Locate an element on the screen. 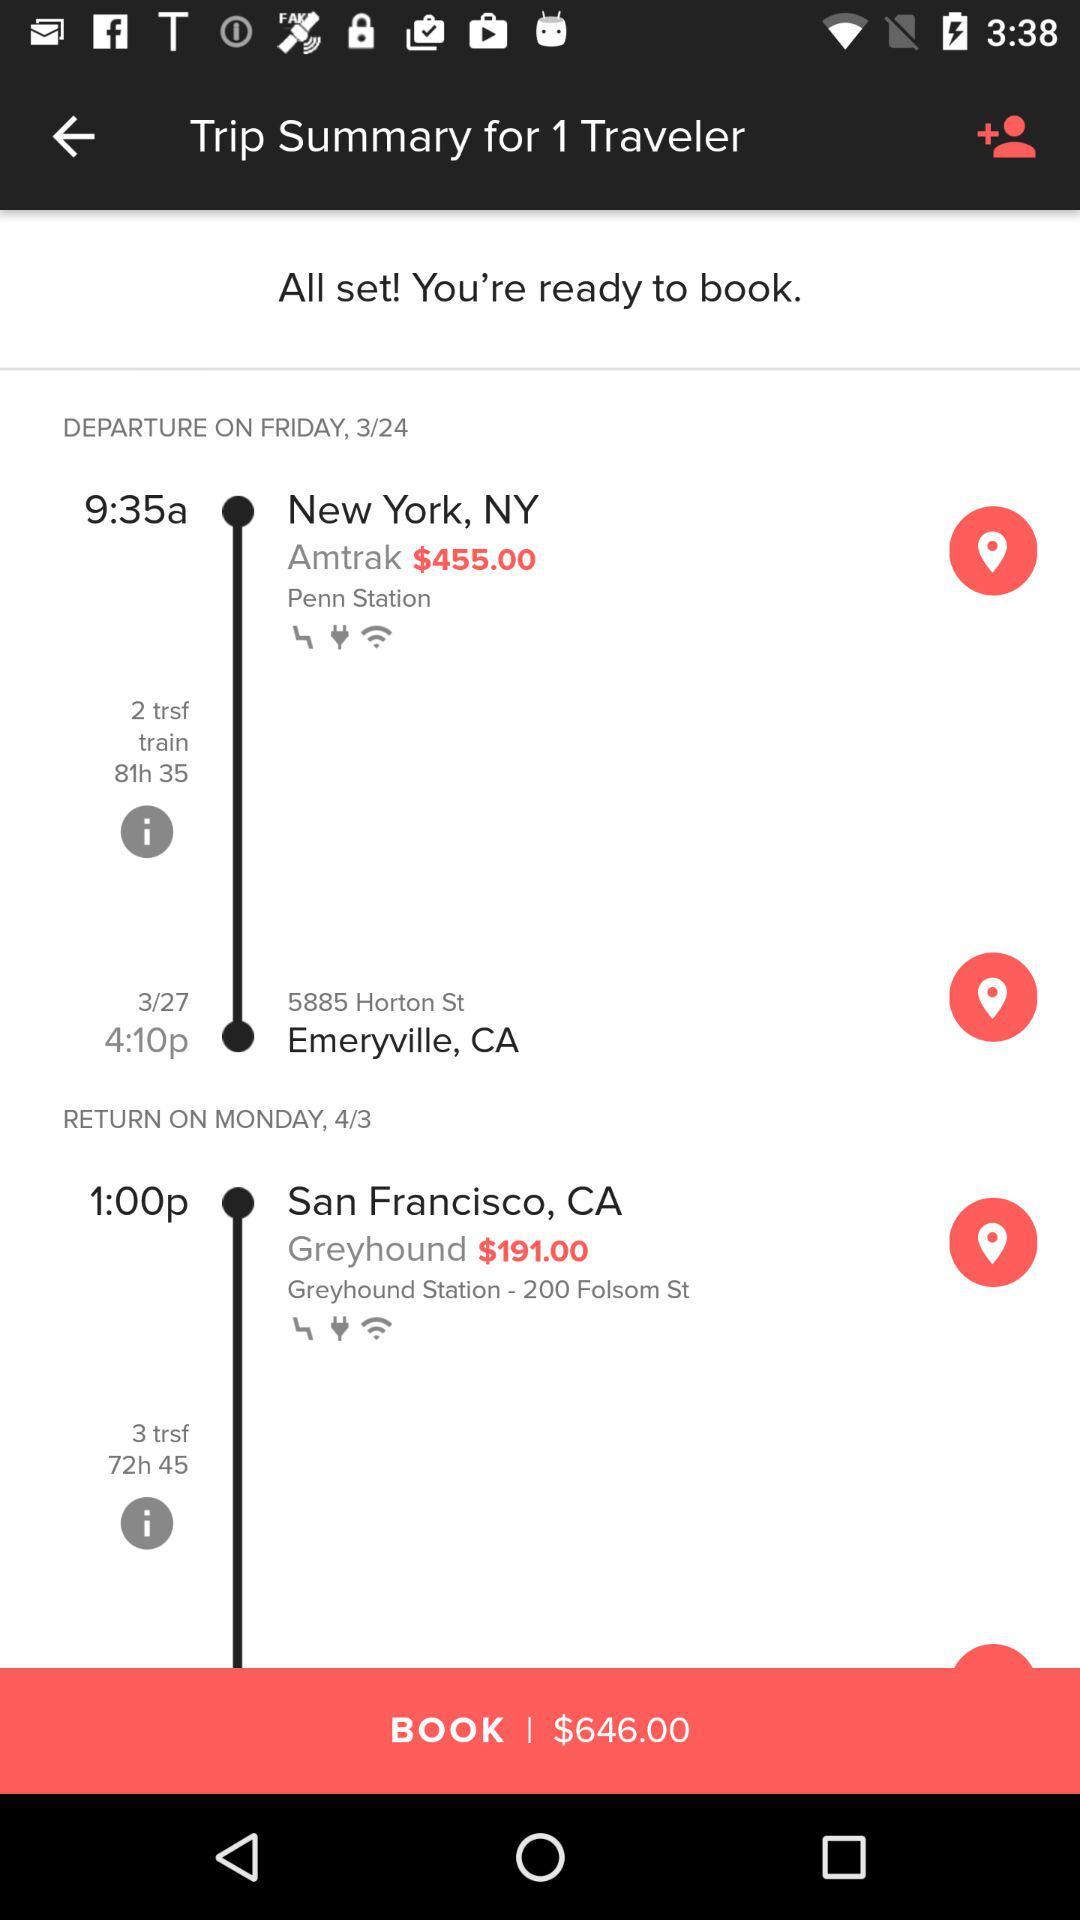 Image resolution: width=1080 pixels, height=1920 pixels. the 5885 horton st item is located at coordinates (596, 1002).